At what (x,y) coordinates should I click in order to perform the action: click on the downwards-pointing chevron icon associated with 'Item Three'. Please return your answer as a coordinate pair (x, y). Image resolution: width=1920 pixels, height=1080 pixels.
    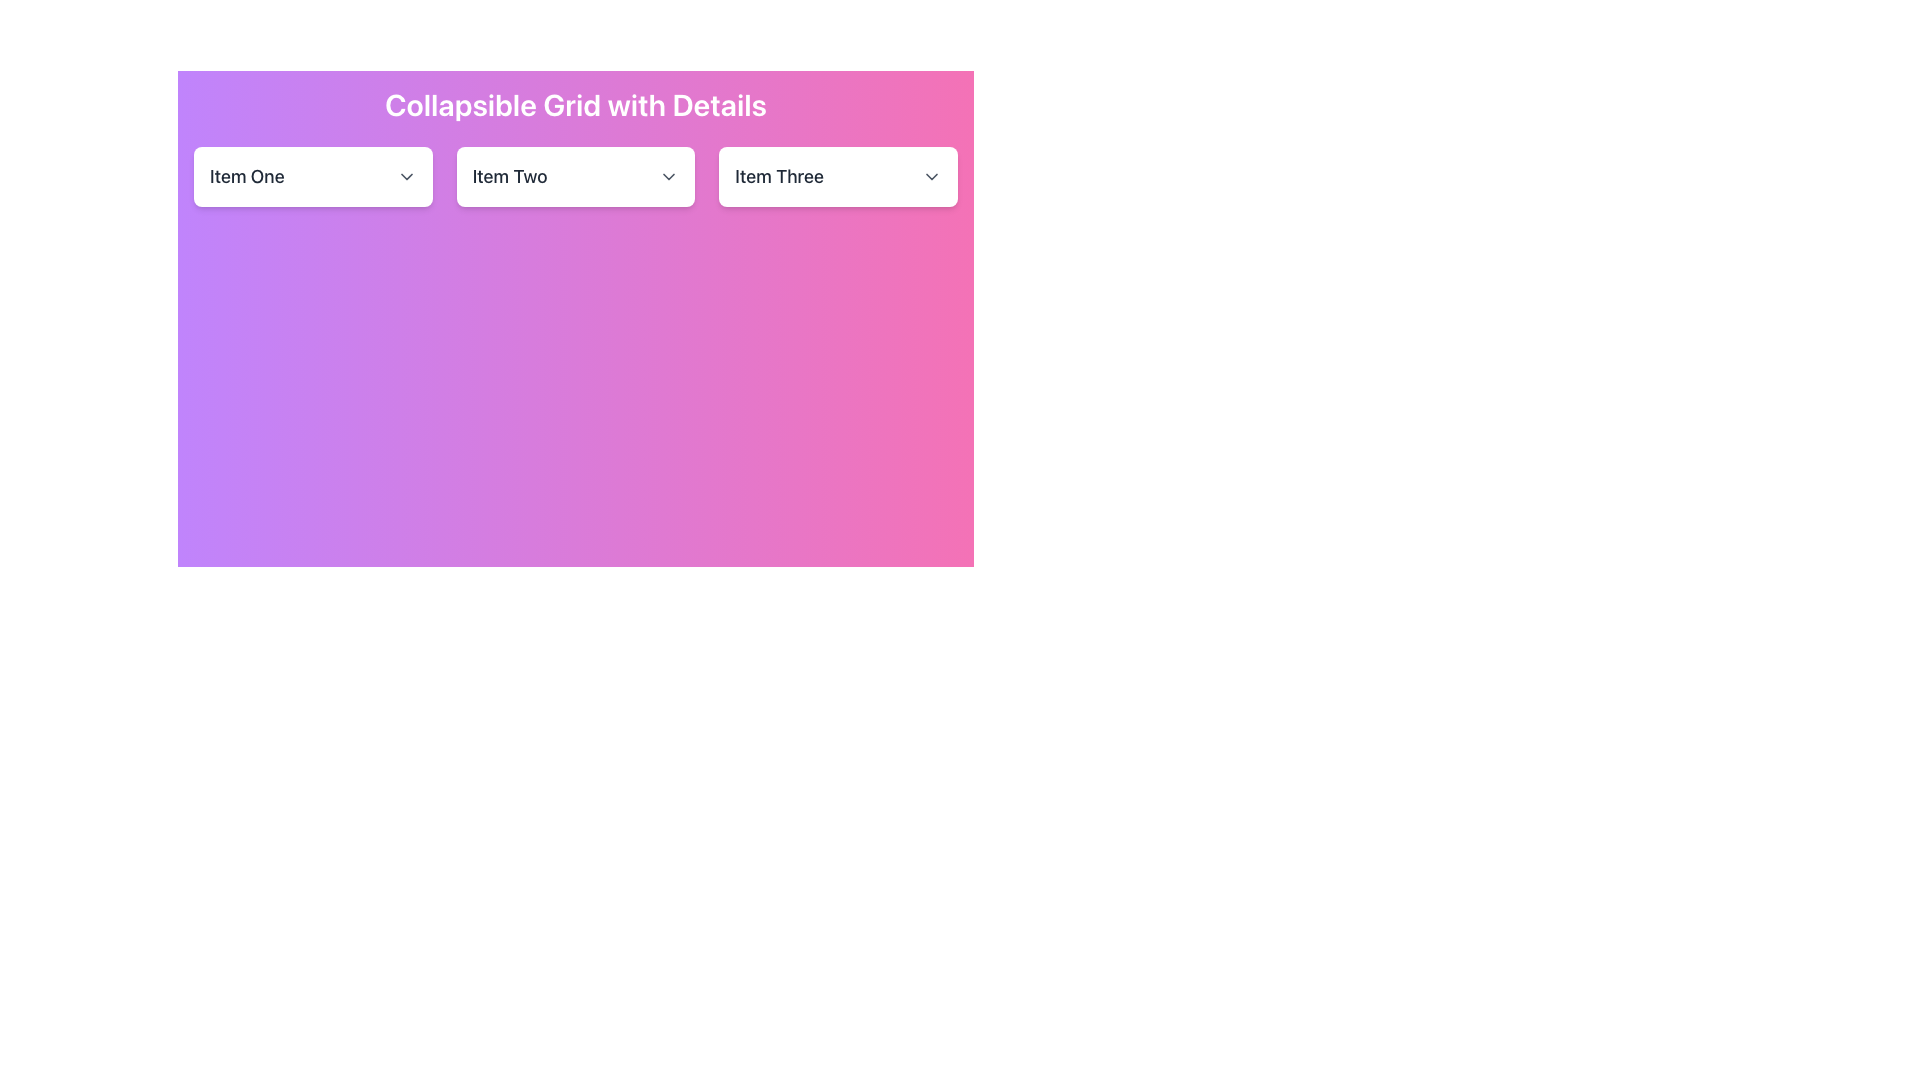
    Looking at the image, I should click on (930, 176).